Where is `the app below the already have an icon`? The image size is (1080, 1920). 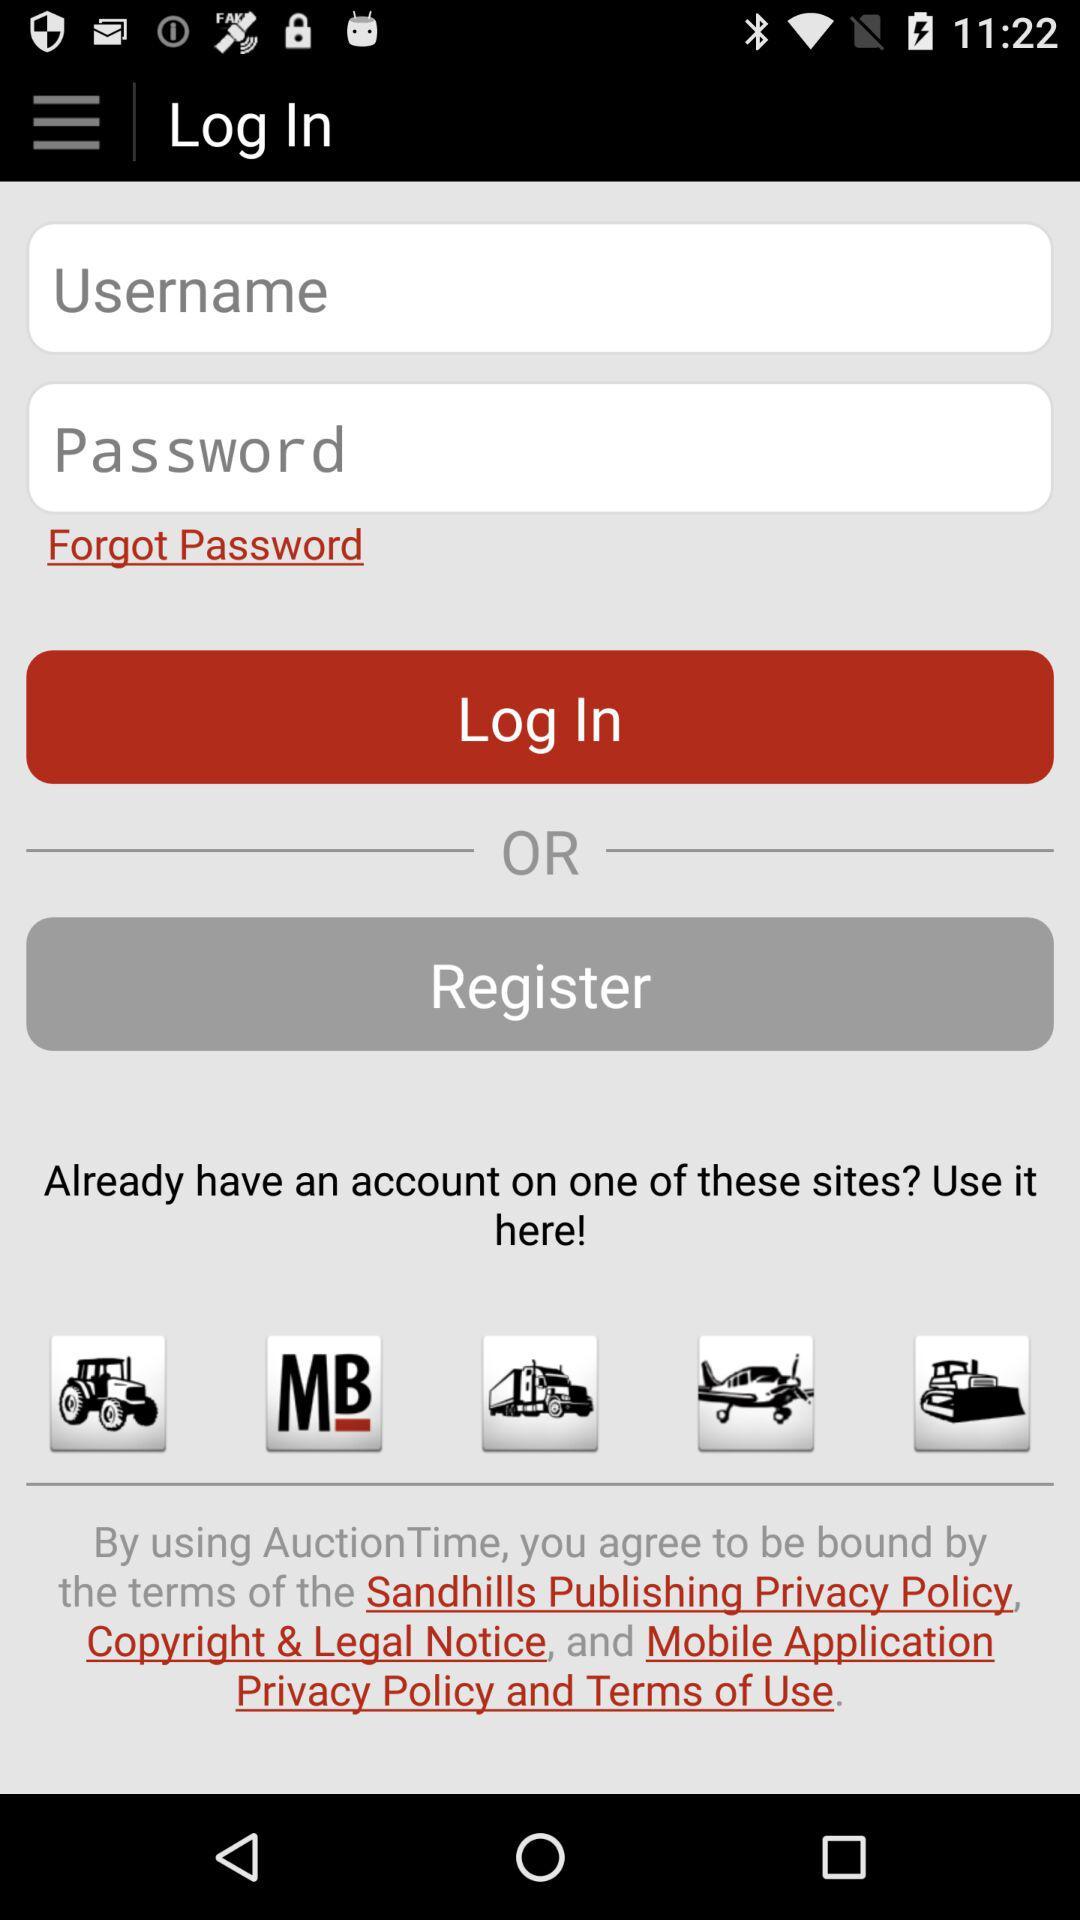
the app below the already have an icon is located at coordinates (323, 1392).